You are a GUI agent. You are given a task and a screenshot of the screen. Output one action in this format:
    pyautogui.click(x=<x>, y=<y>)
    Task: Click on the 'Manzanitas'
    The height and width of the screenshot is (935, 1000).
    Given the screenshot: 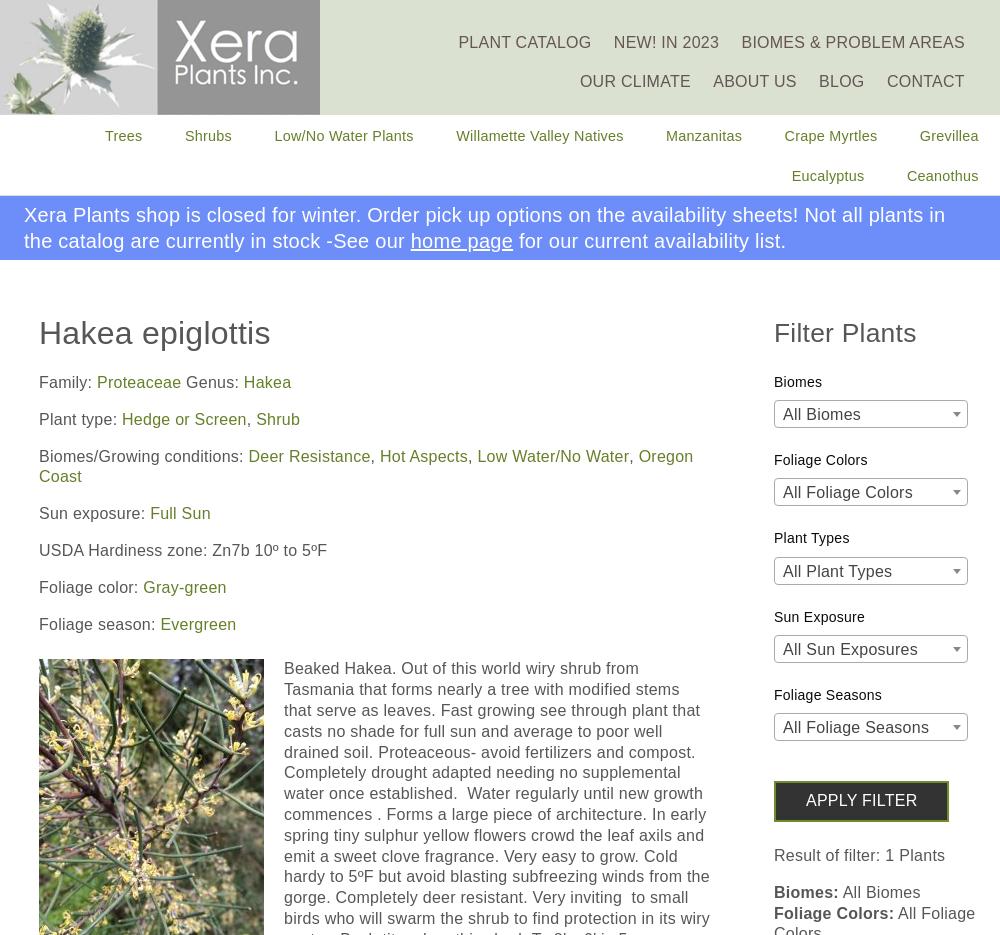 What is the action you would take?
    pyautogui.click(x=703, y=136)
    